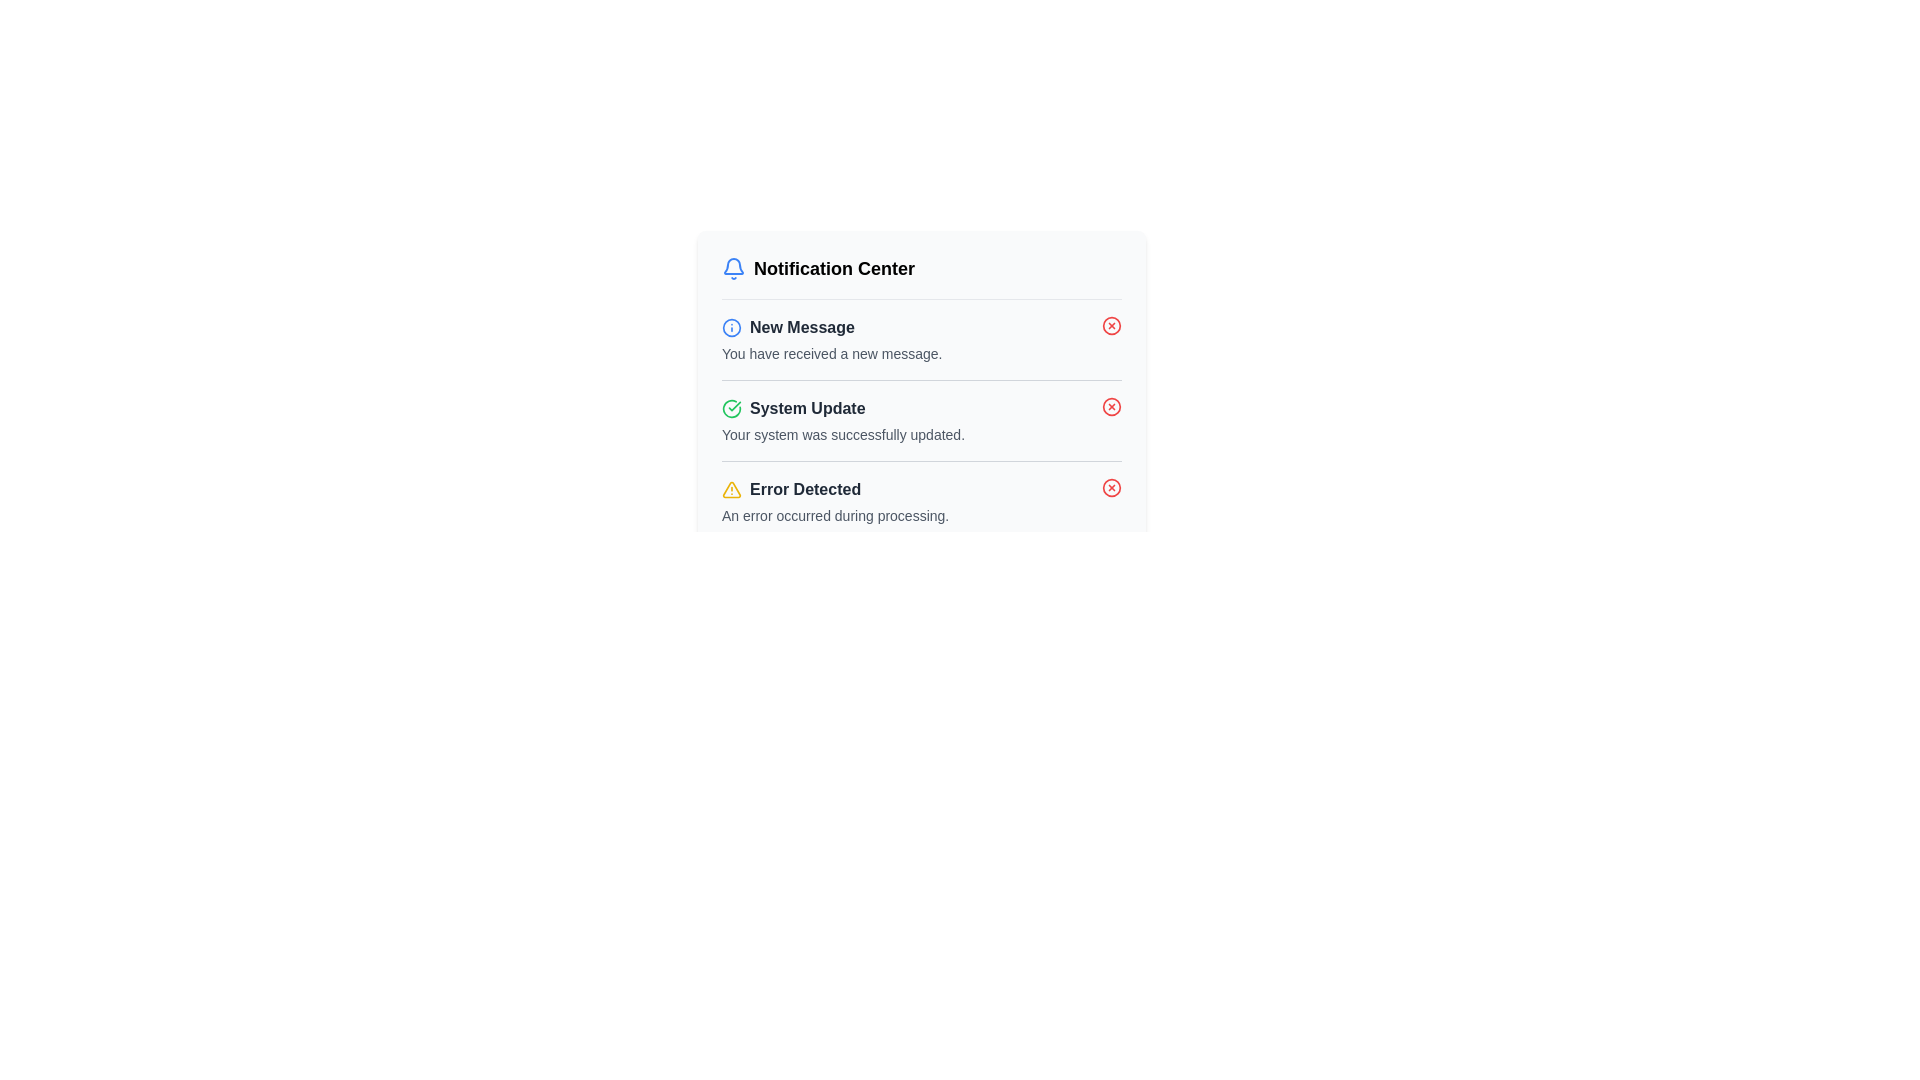  Describe the element at coordinates (843, 407) in the screenshot. I see `the Notification Header indicating a successful system update, which is the second notification in the Notification Center panel` at that location.